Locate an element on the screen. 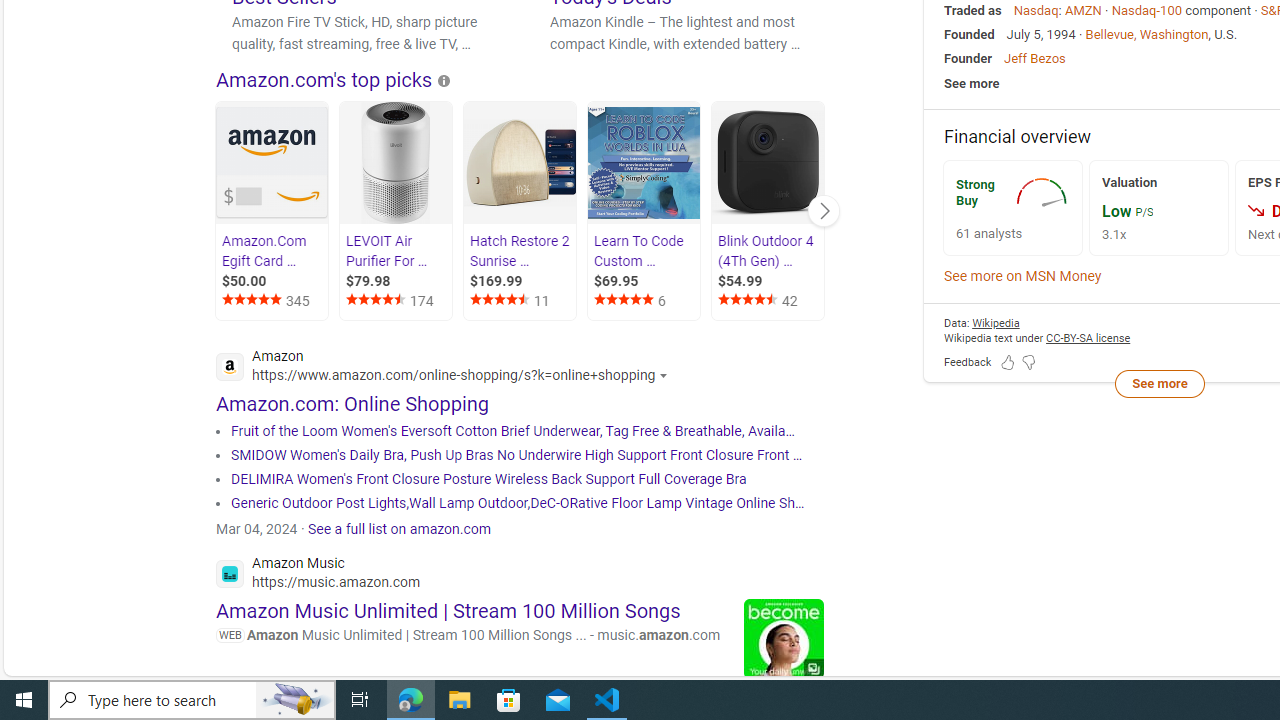 This screenshot has height=720, width=1280. '$54.99' is located at coordinates (768, 281).